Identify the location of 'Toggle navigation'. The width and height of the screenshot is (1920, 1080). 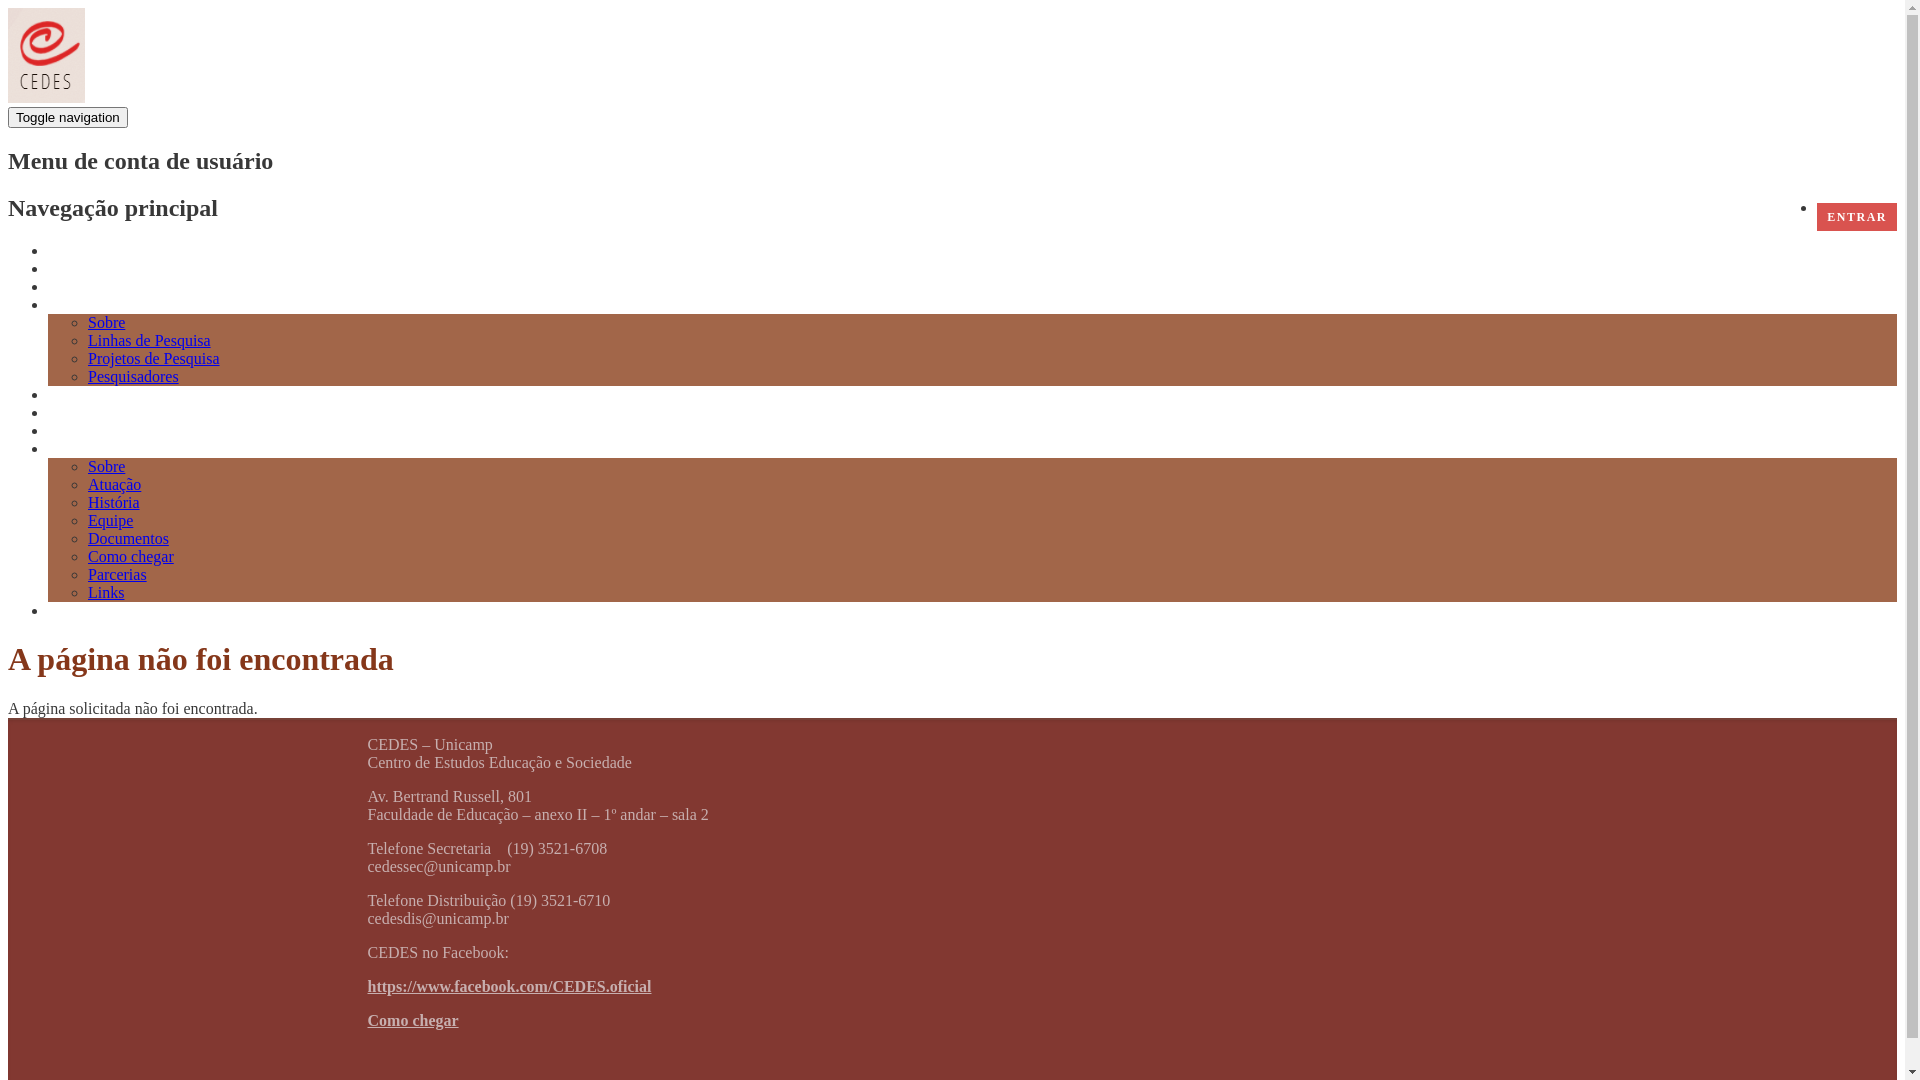
(67, 117).